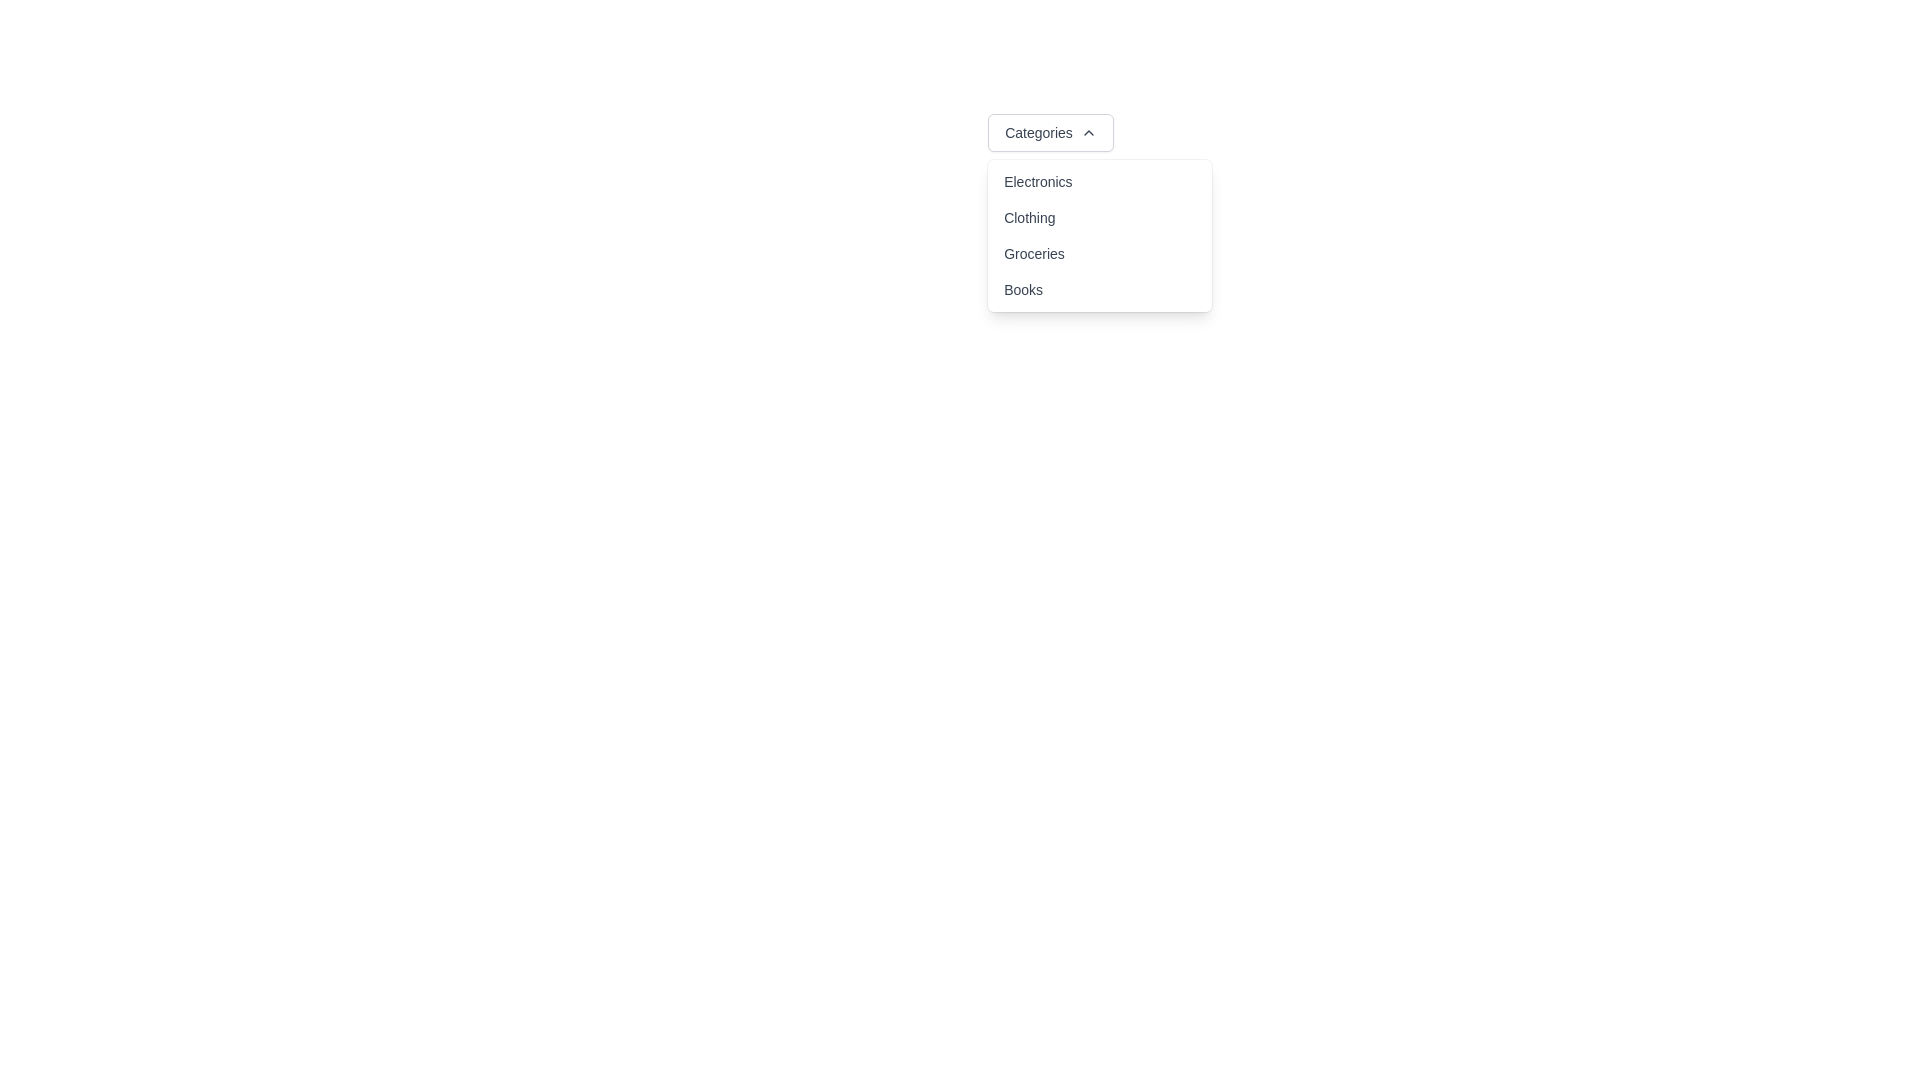 Image resolution: width=1920 pixels, height=1080 pixels. Describe the element at coordinates (1099, 181) in the screenshot. I see `the menu item labeled 'Electronics'` at that location.